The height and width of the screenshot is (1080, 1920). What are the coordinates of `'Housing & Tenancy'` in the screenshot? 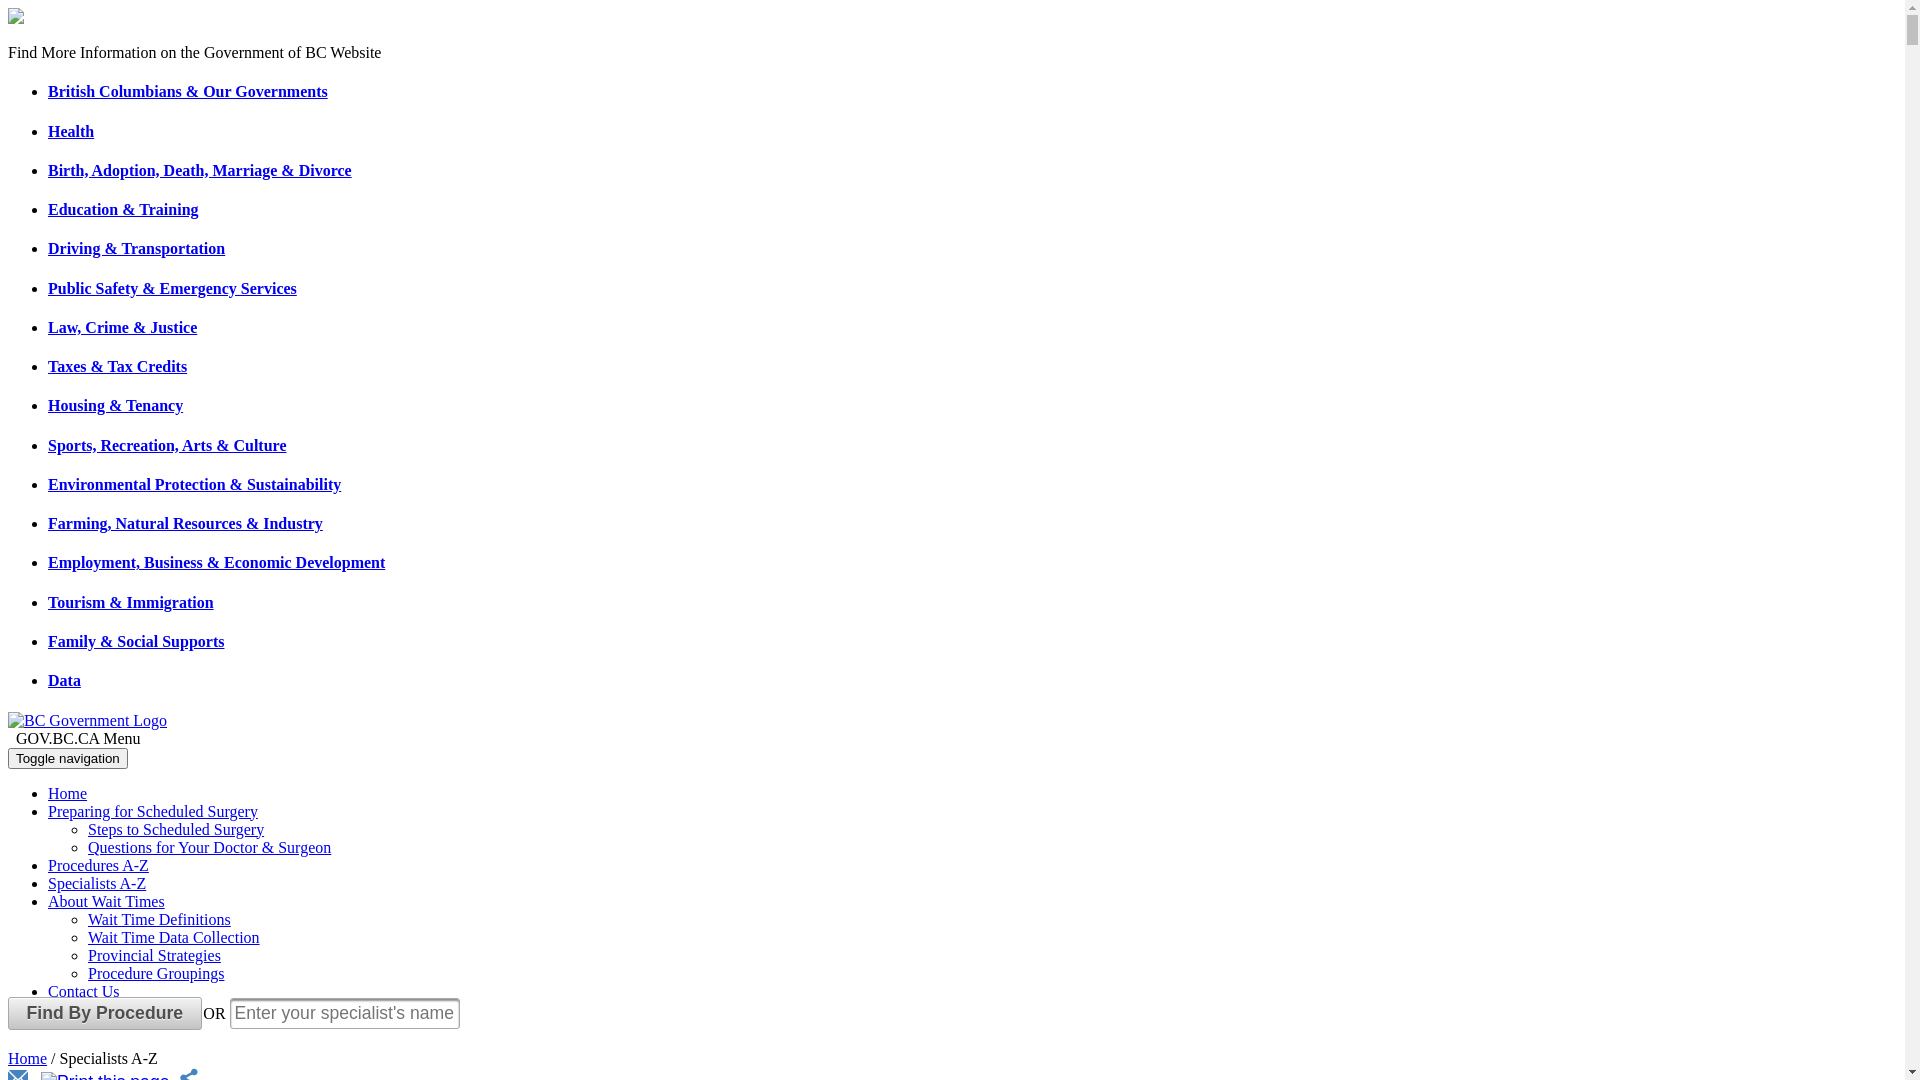 It's located at (114, 405).